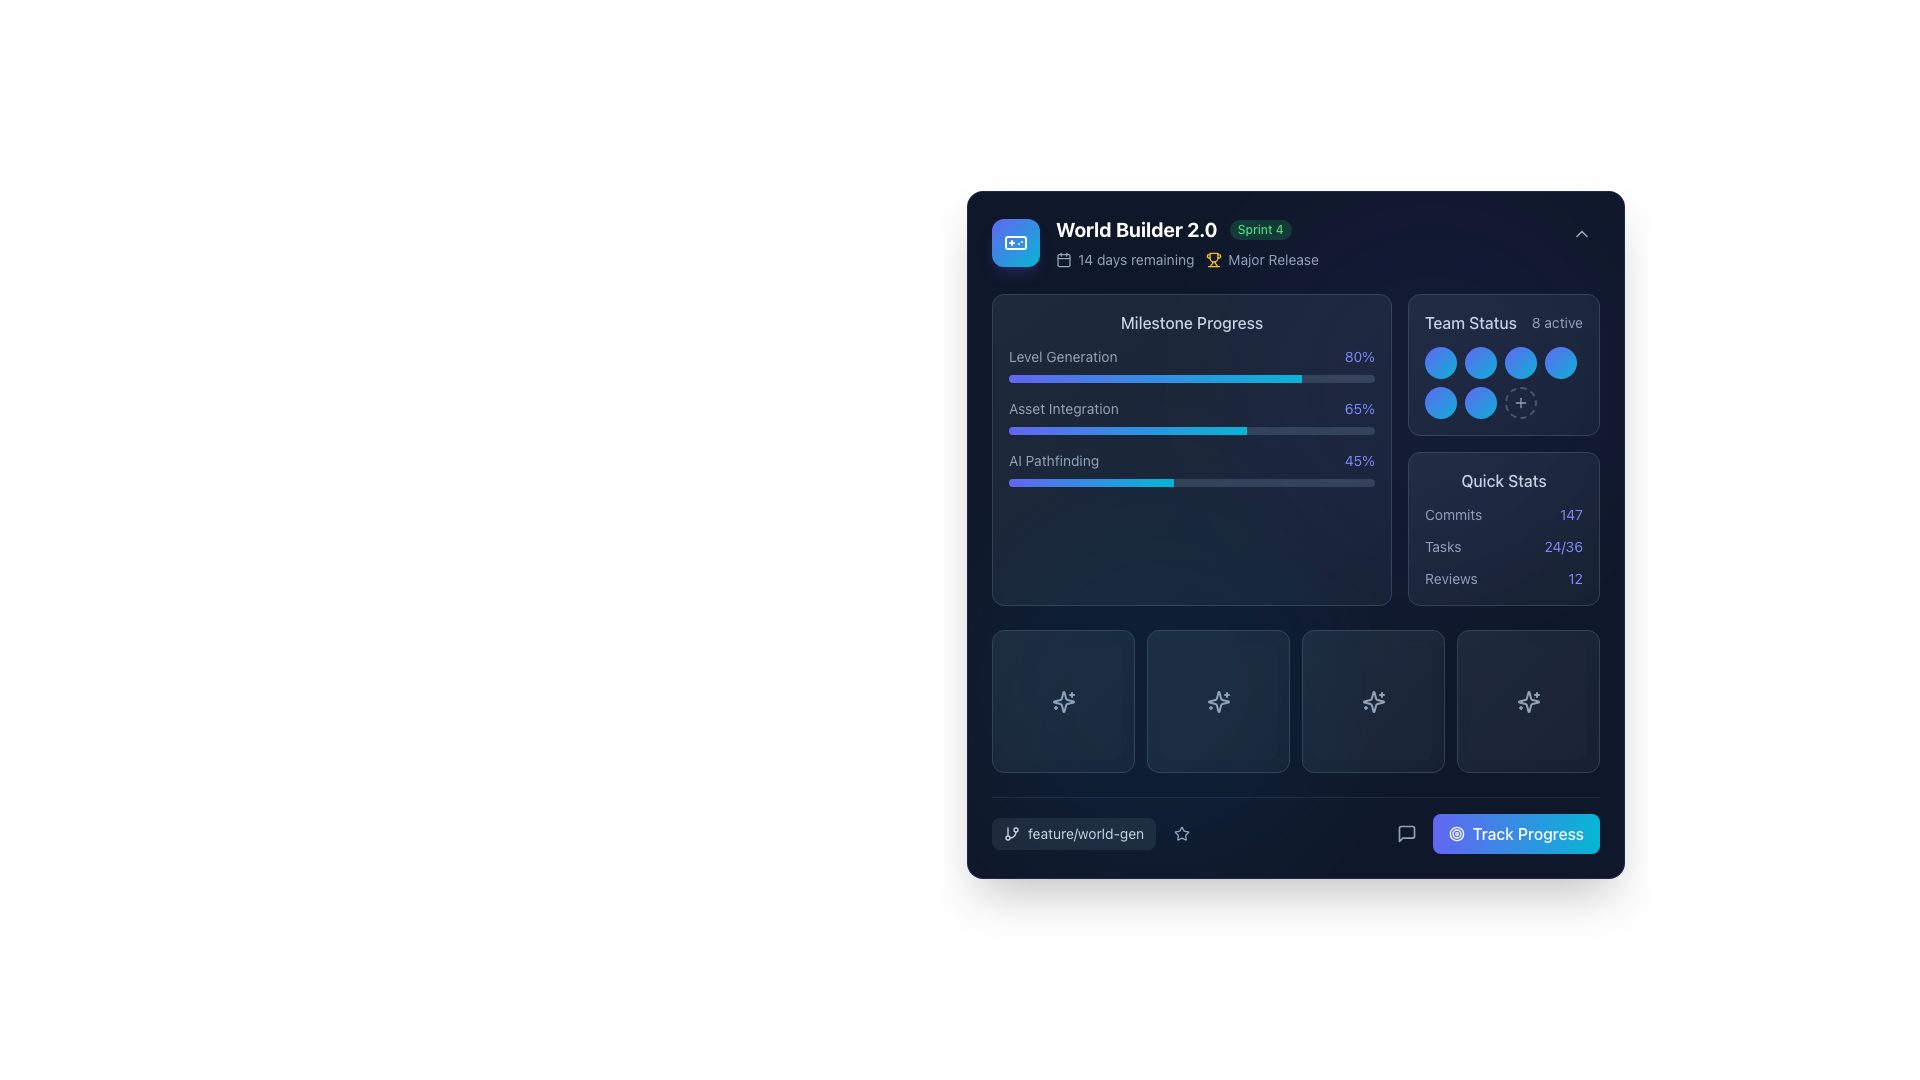  What do you see at coordinates (1062, 700) in the screenshot?
I see `the rounded square button with a dark background and a centered sparkles icon located in the lower left of the group of four buttons below the 'Milestone Progress' section` at bounding box center [1062, 700].